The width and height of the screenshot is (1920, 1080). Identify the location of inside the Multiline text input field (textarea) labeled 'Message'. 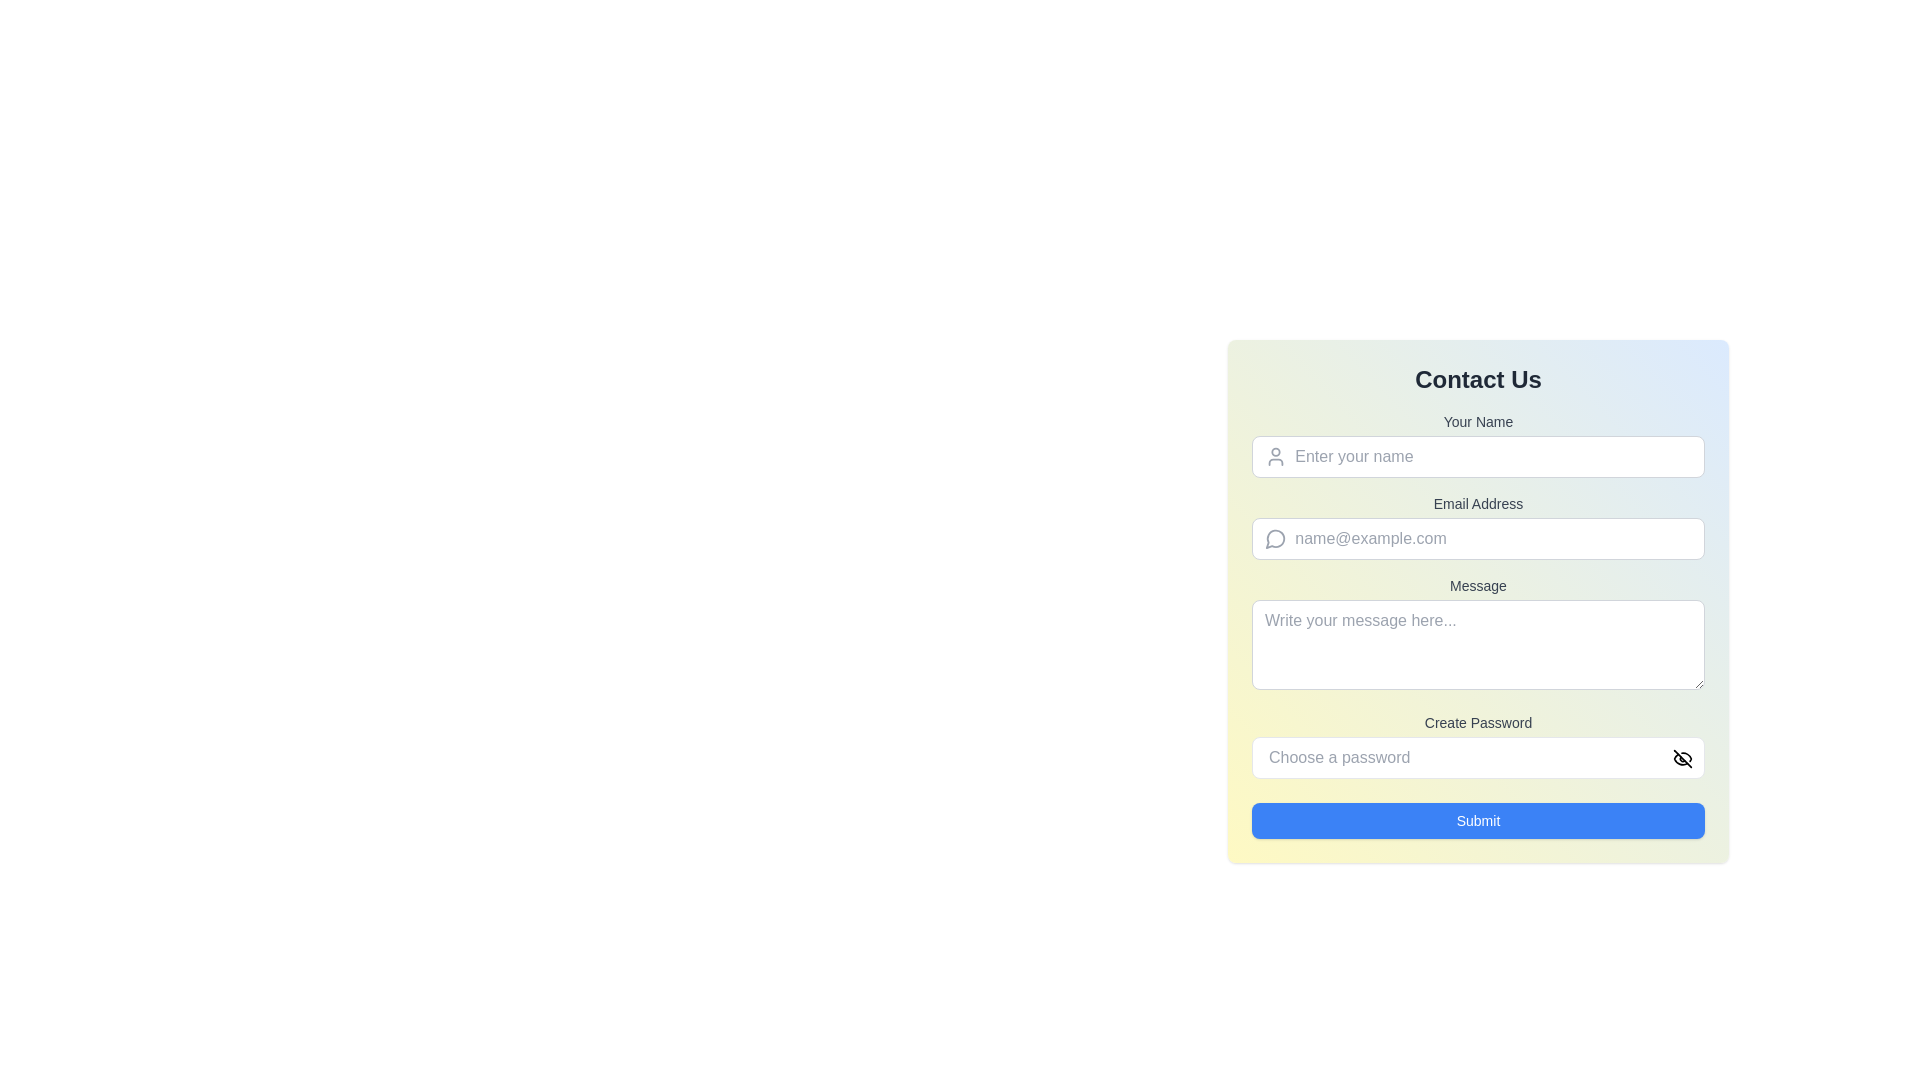
(1478, 600).